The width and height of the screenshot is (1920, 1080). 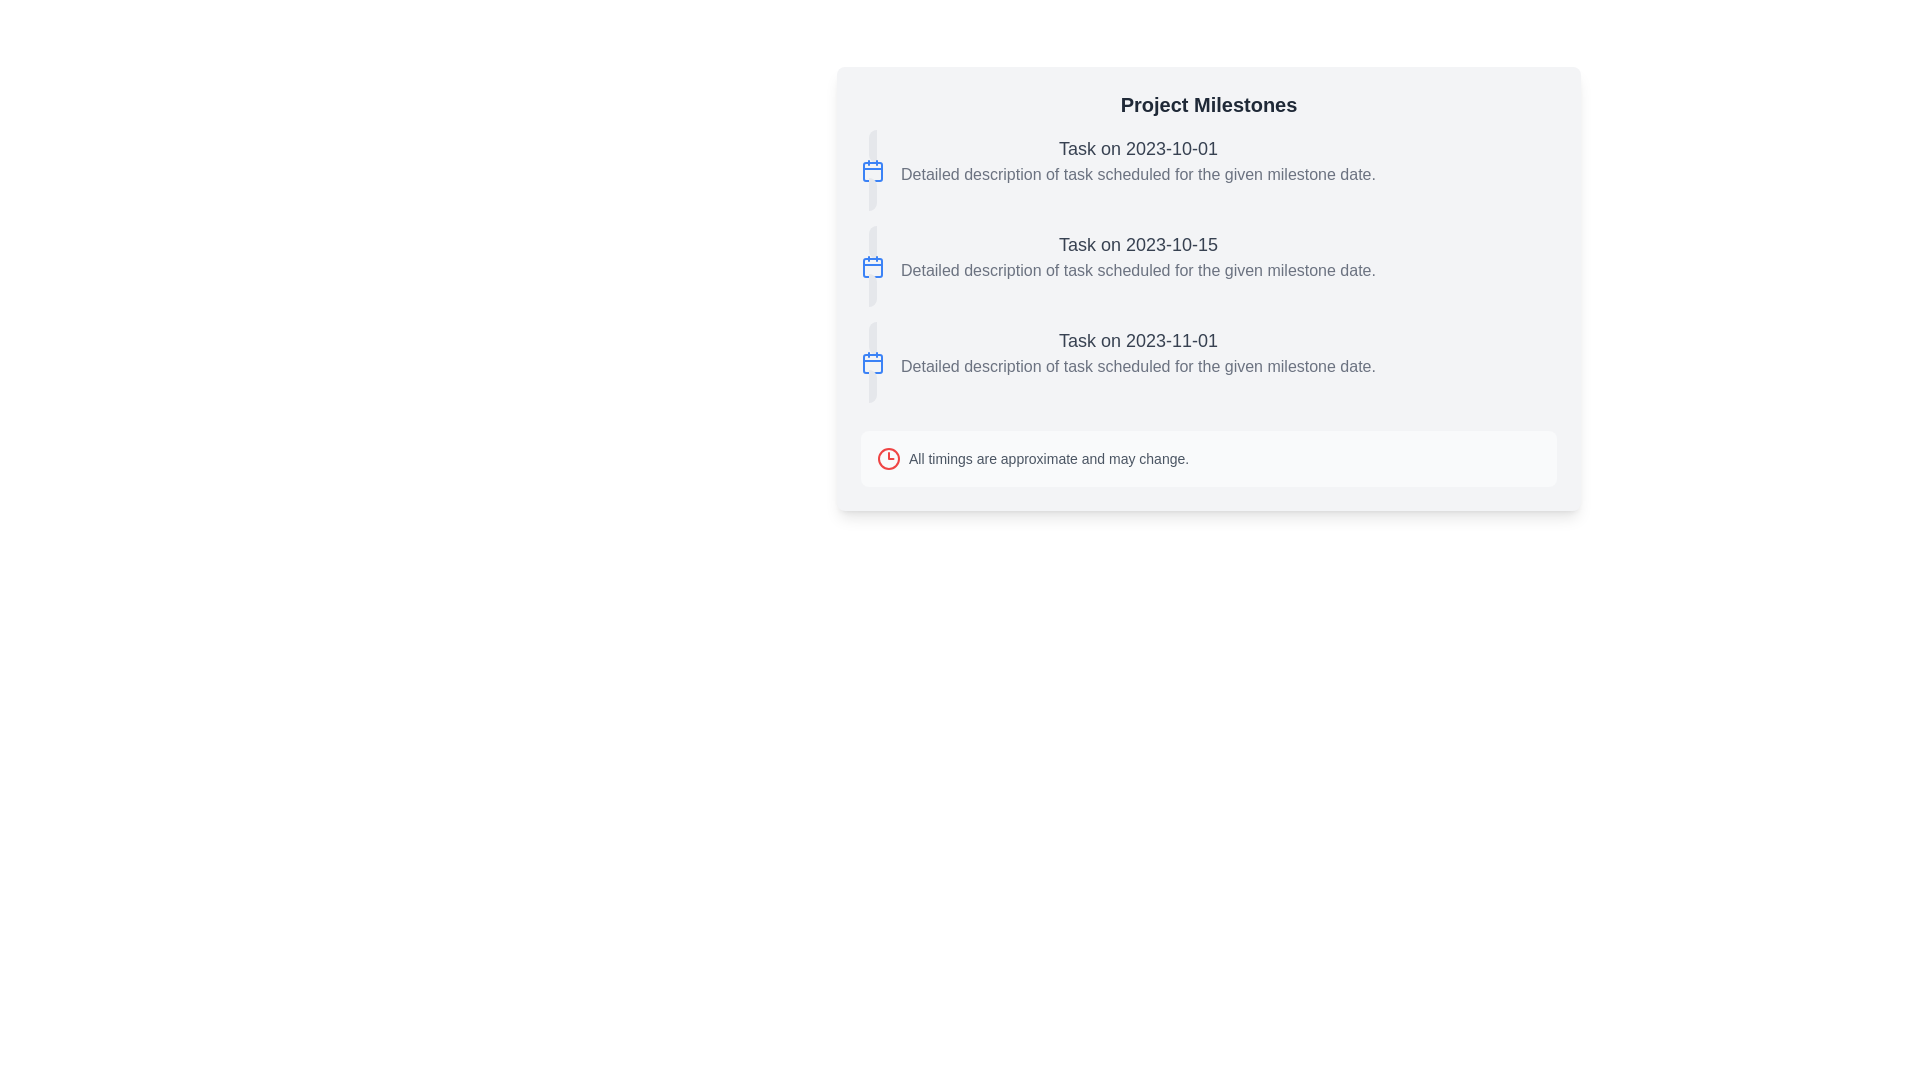 What do you see at coordinates (873, 362) in the screenshot?
I see `small calendar-shaped icon with a blue outline, which is the third icon in a vertical list, associated with the text 'Task on 2023-11-01'` at bounding box center [873, 362].